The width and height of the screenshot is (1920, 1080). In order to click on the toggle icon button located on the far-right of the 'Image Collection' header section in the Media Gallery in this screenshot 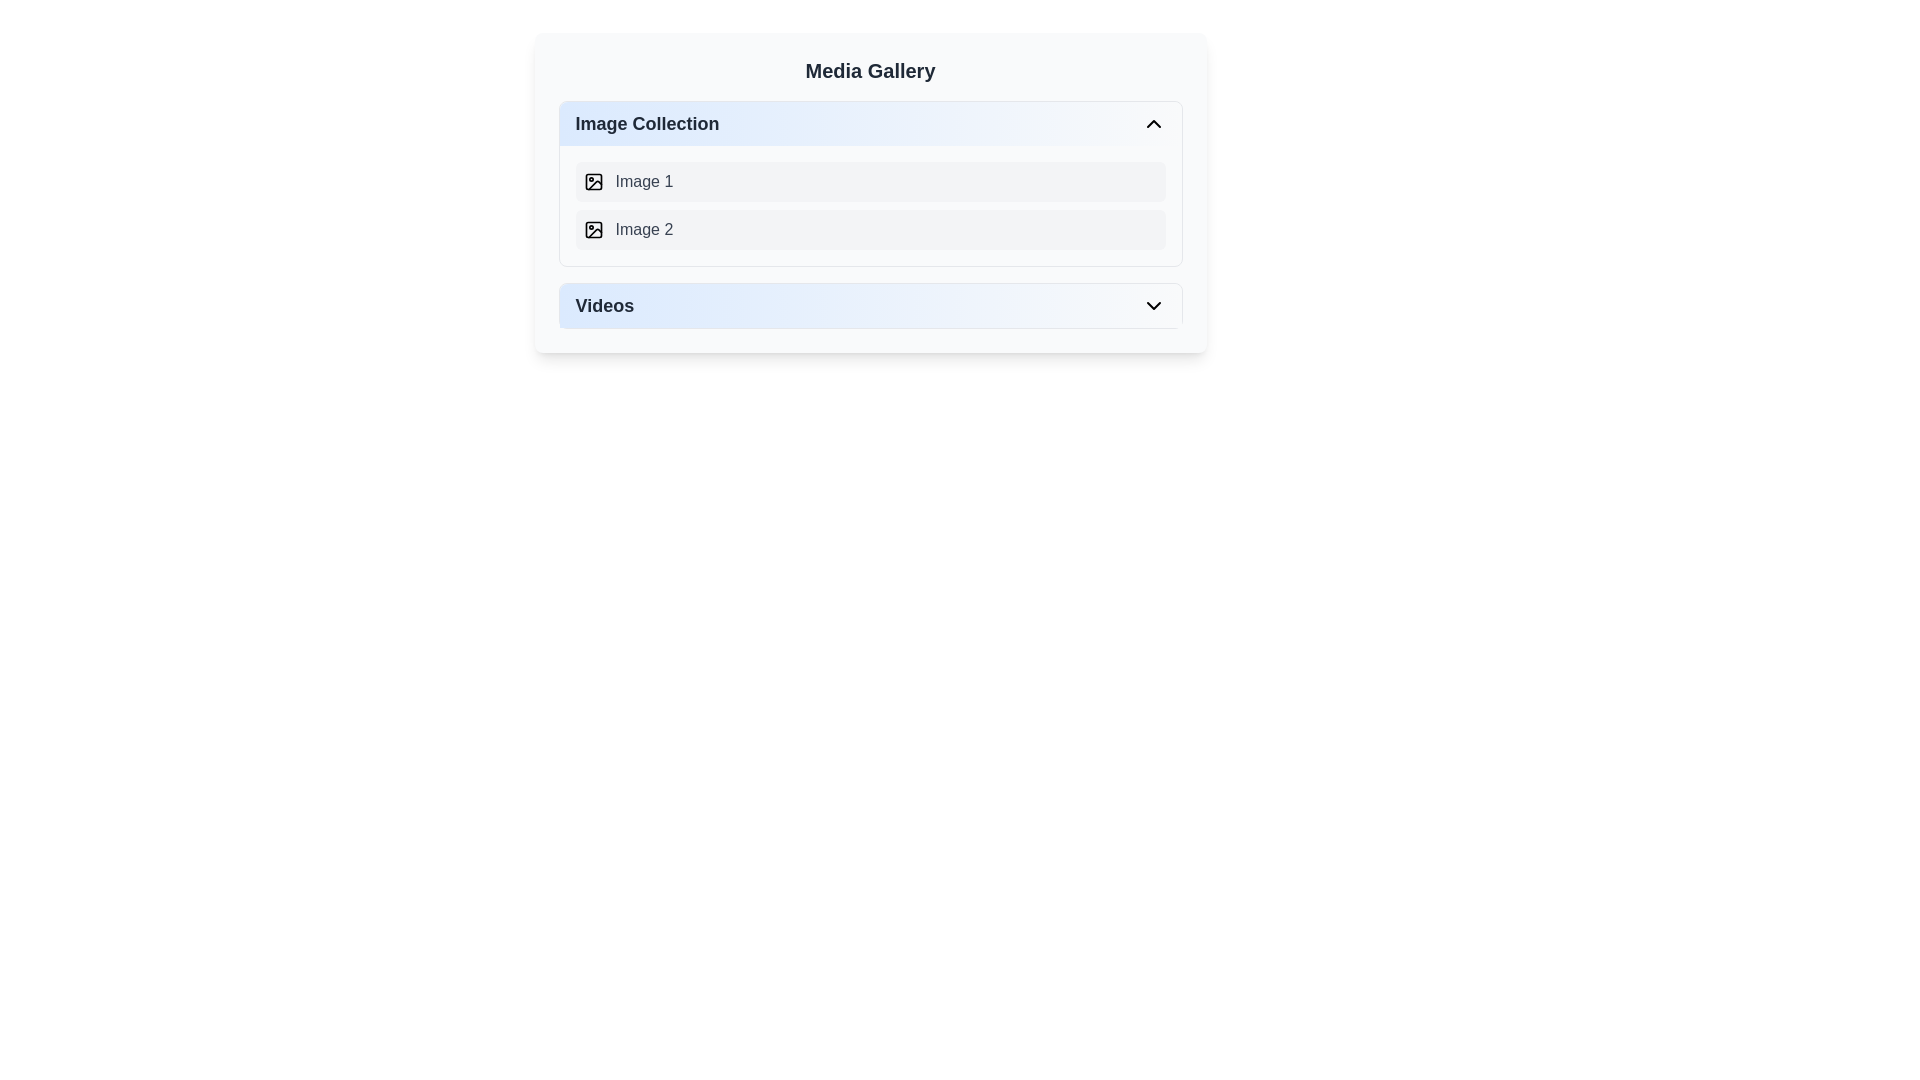, I will do `click(1153, 123)`.